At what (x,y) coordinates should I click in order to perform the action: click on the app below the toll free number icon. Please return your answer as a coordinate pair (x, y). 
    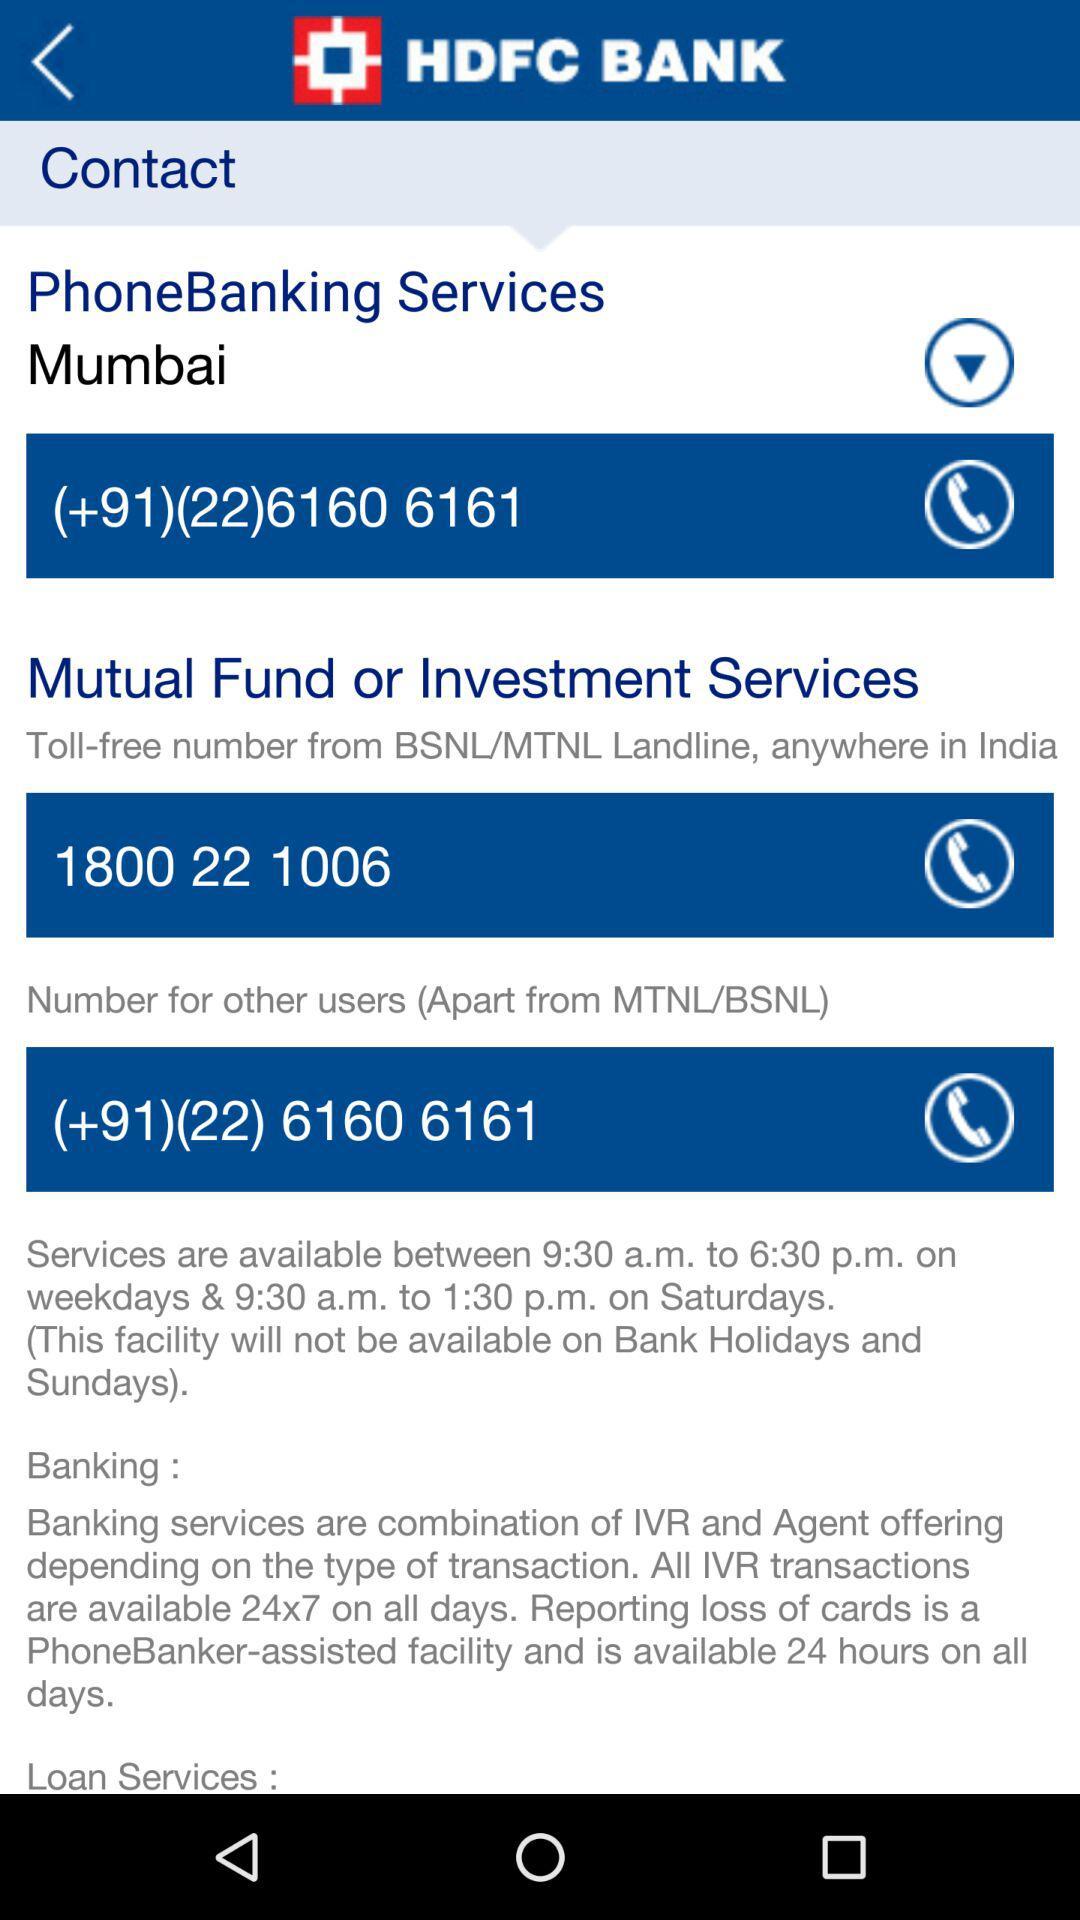
    Looking at the image, I should click on (968, 863).